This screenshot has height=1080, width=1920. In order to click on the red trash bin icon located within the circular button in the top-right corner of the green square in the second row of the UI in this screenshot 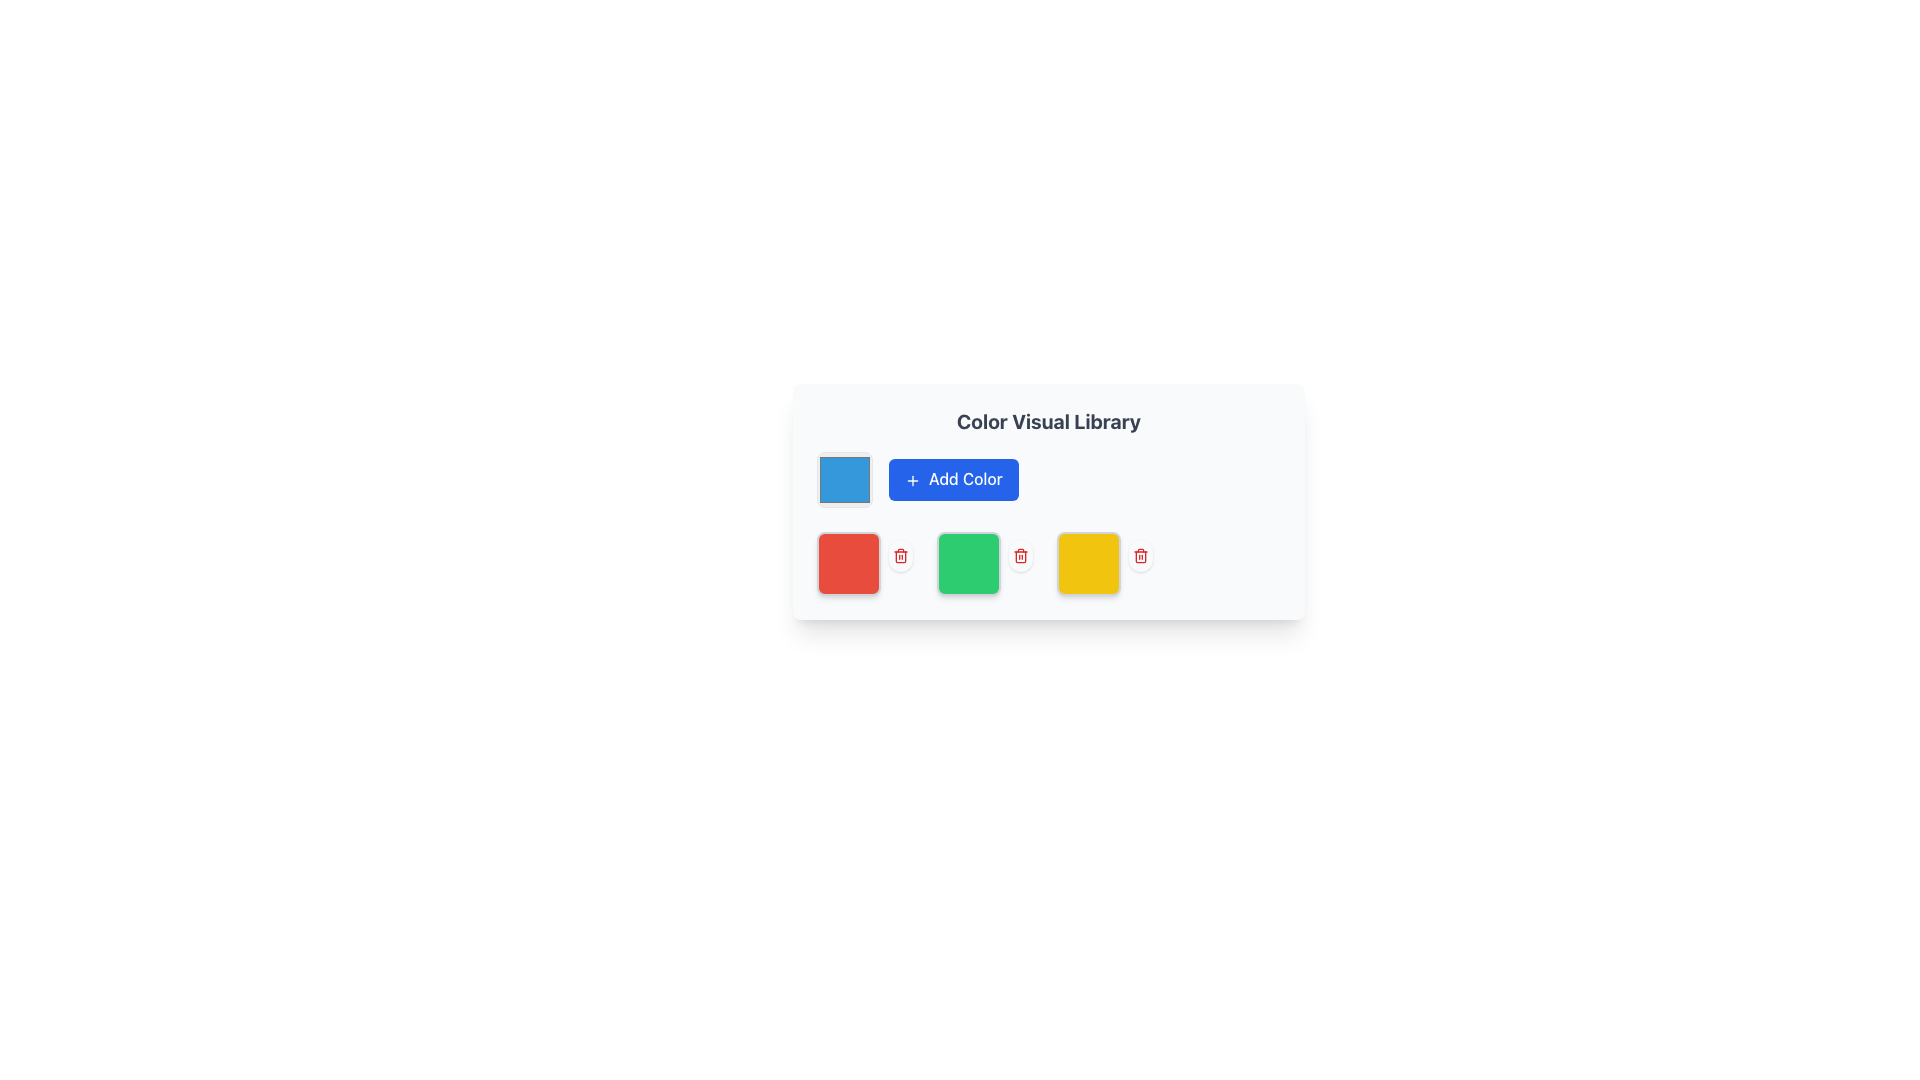, I will do `click(1021, 555)`.